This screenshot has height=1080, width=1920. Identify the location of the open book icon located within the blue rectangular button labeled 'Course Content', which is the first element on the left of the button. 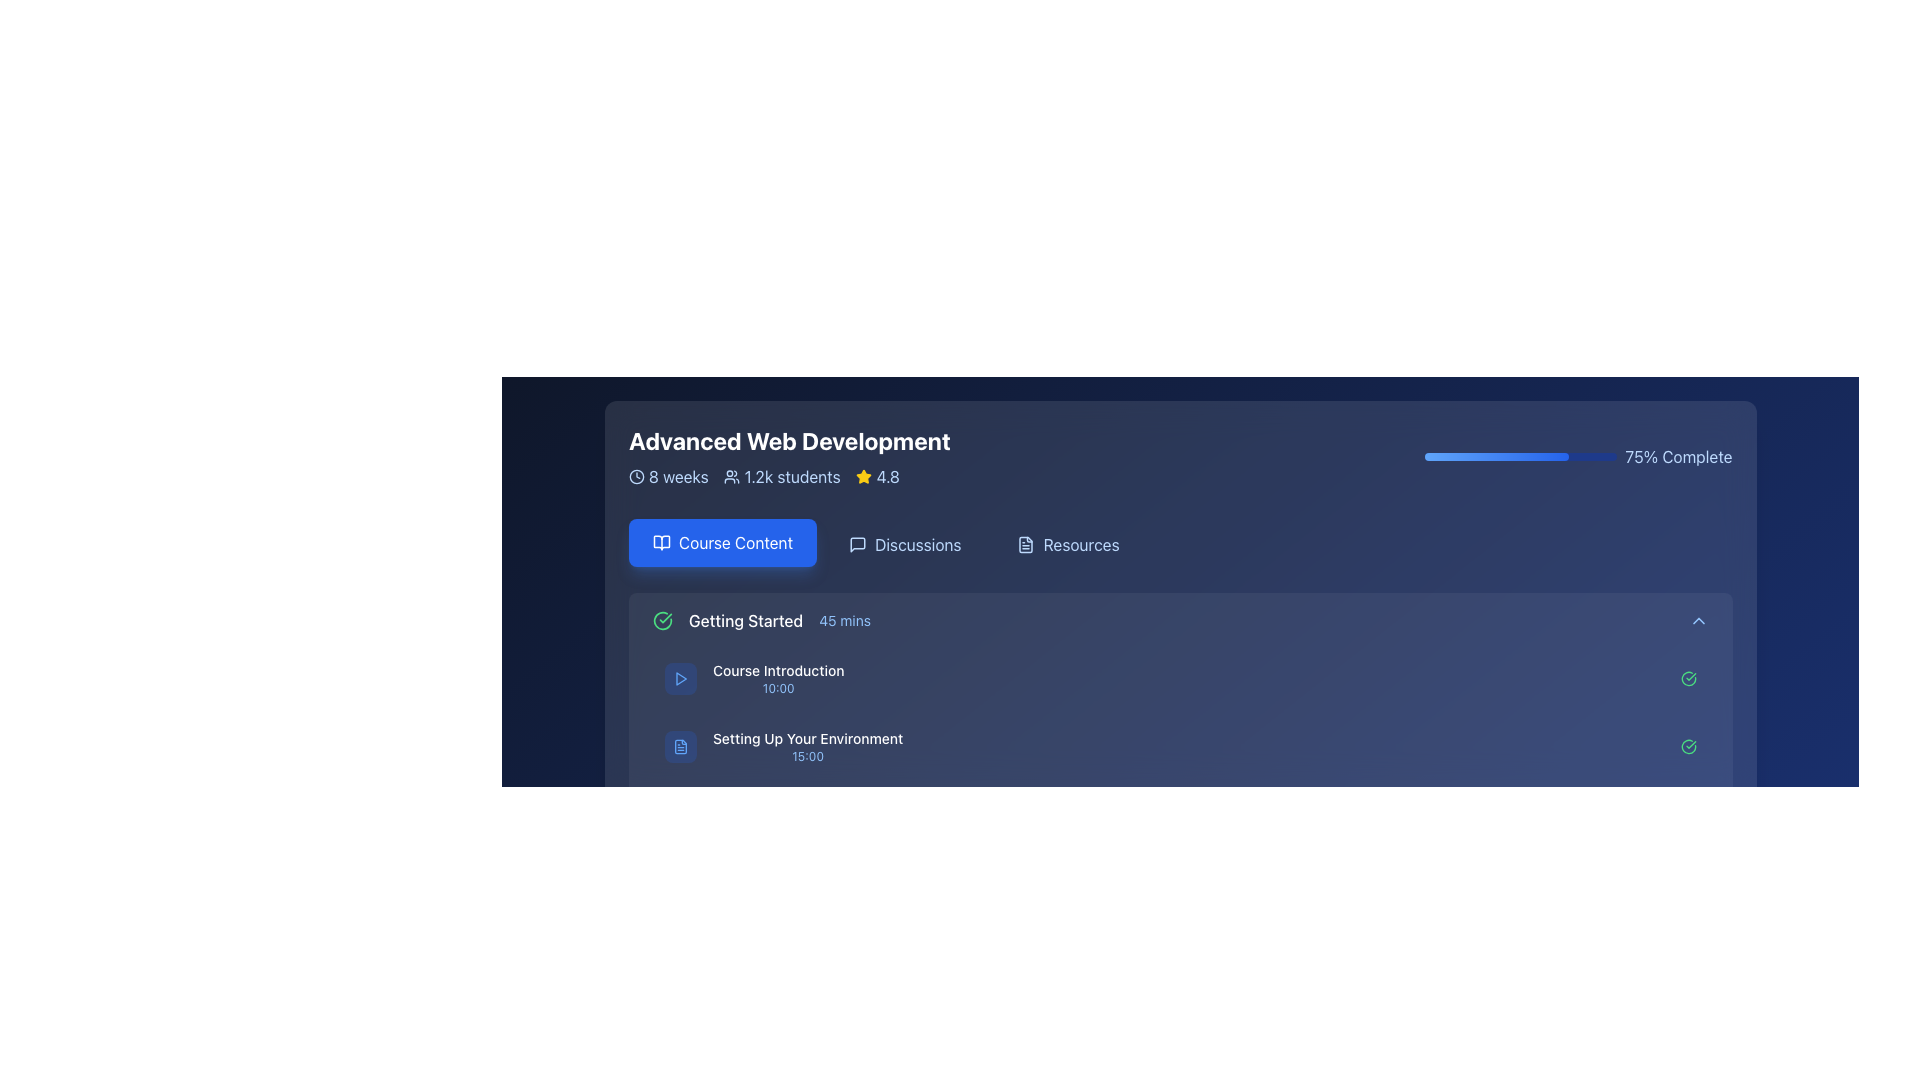
(661, 543).